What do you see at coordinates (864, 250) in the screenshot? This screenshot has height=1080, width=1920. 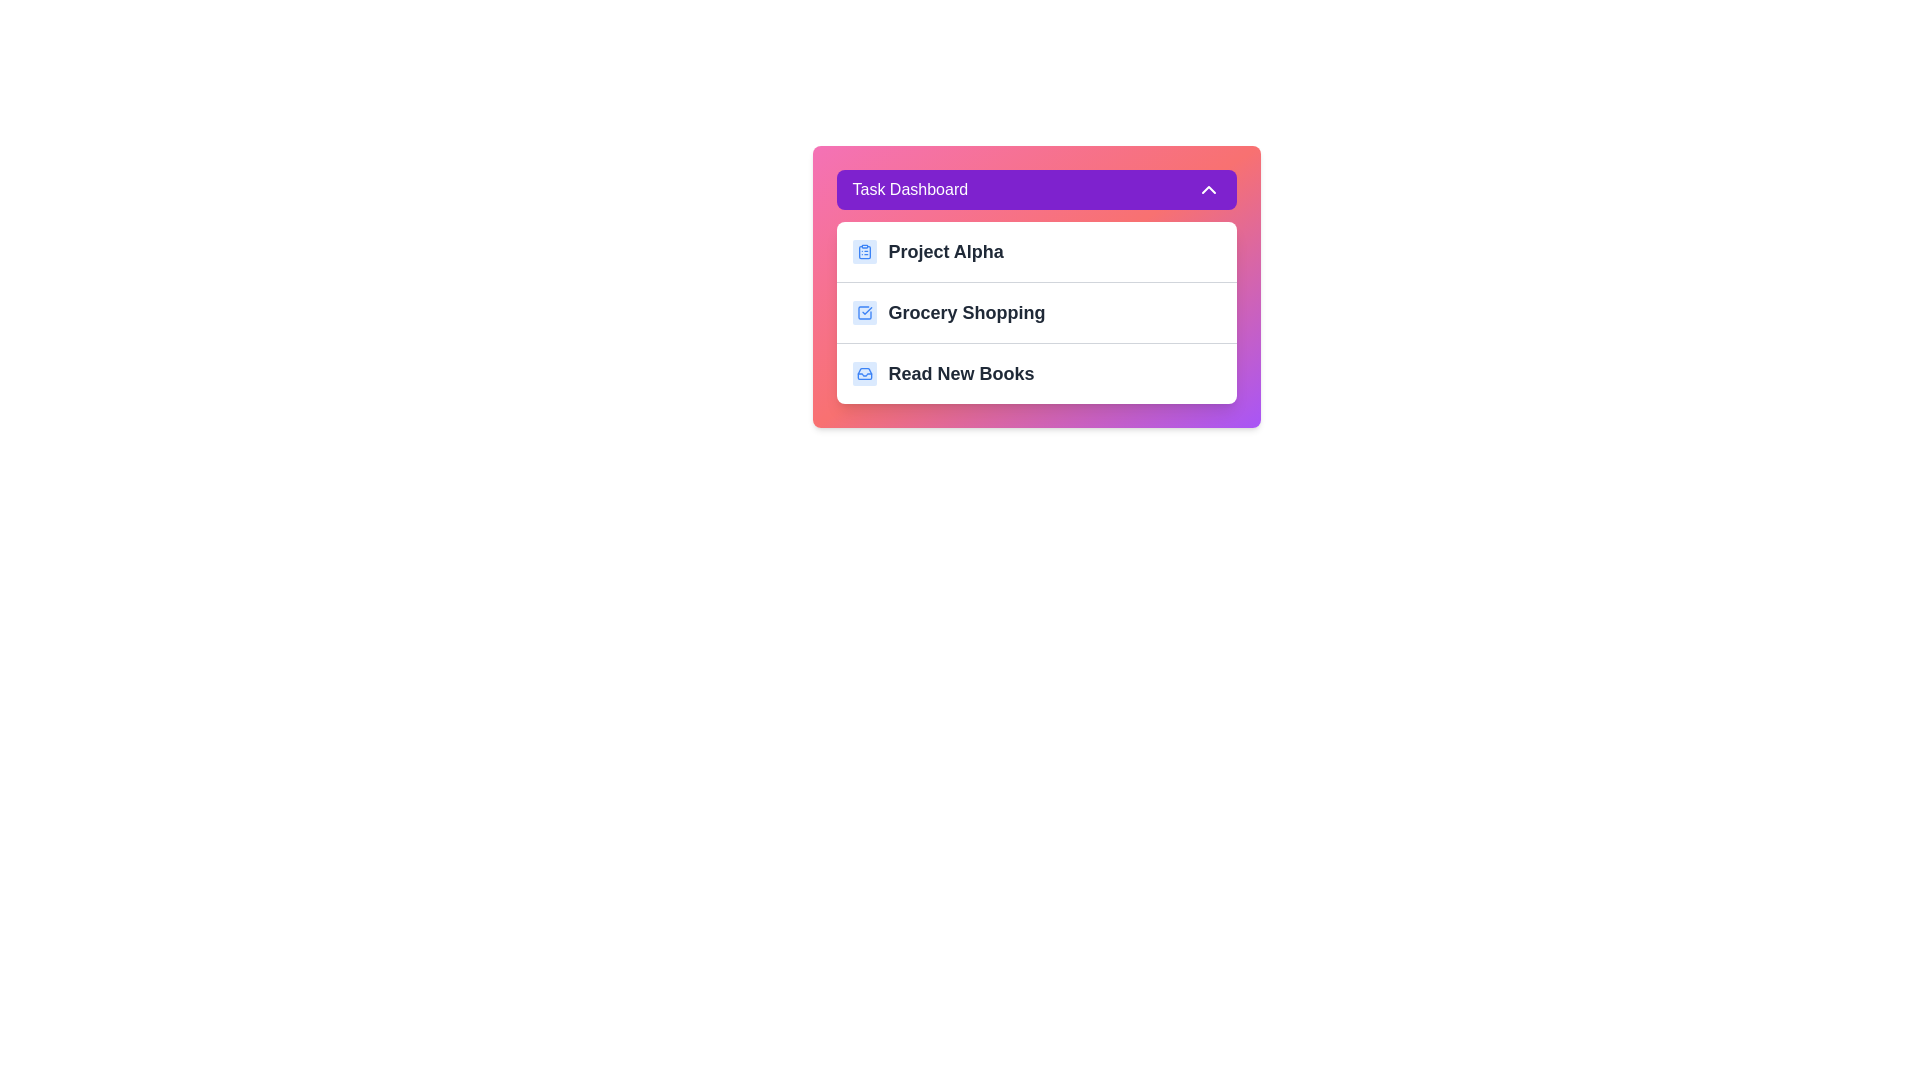 I see `the clipboard icon with a blue outline and white fill, located to the left of the text 'Project Alpha' in the task list interface` at bounding box center [864, 250].